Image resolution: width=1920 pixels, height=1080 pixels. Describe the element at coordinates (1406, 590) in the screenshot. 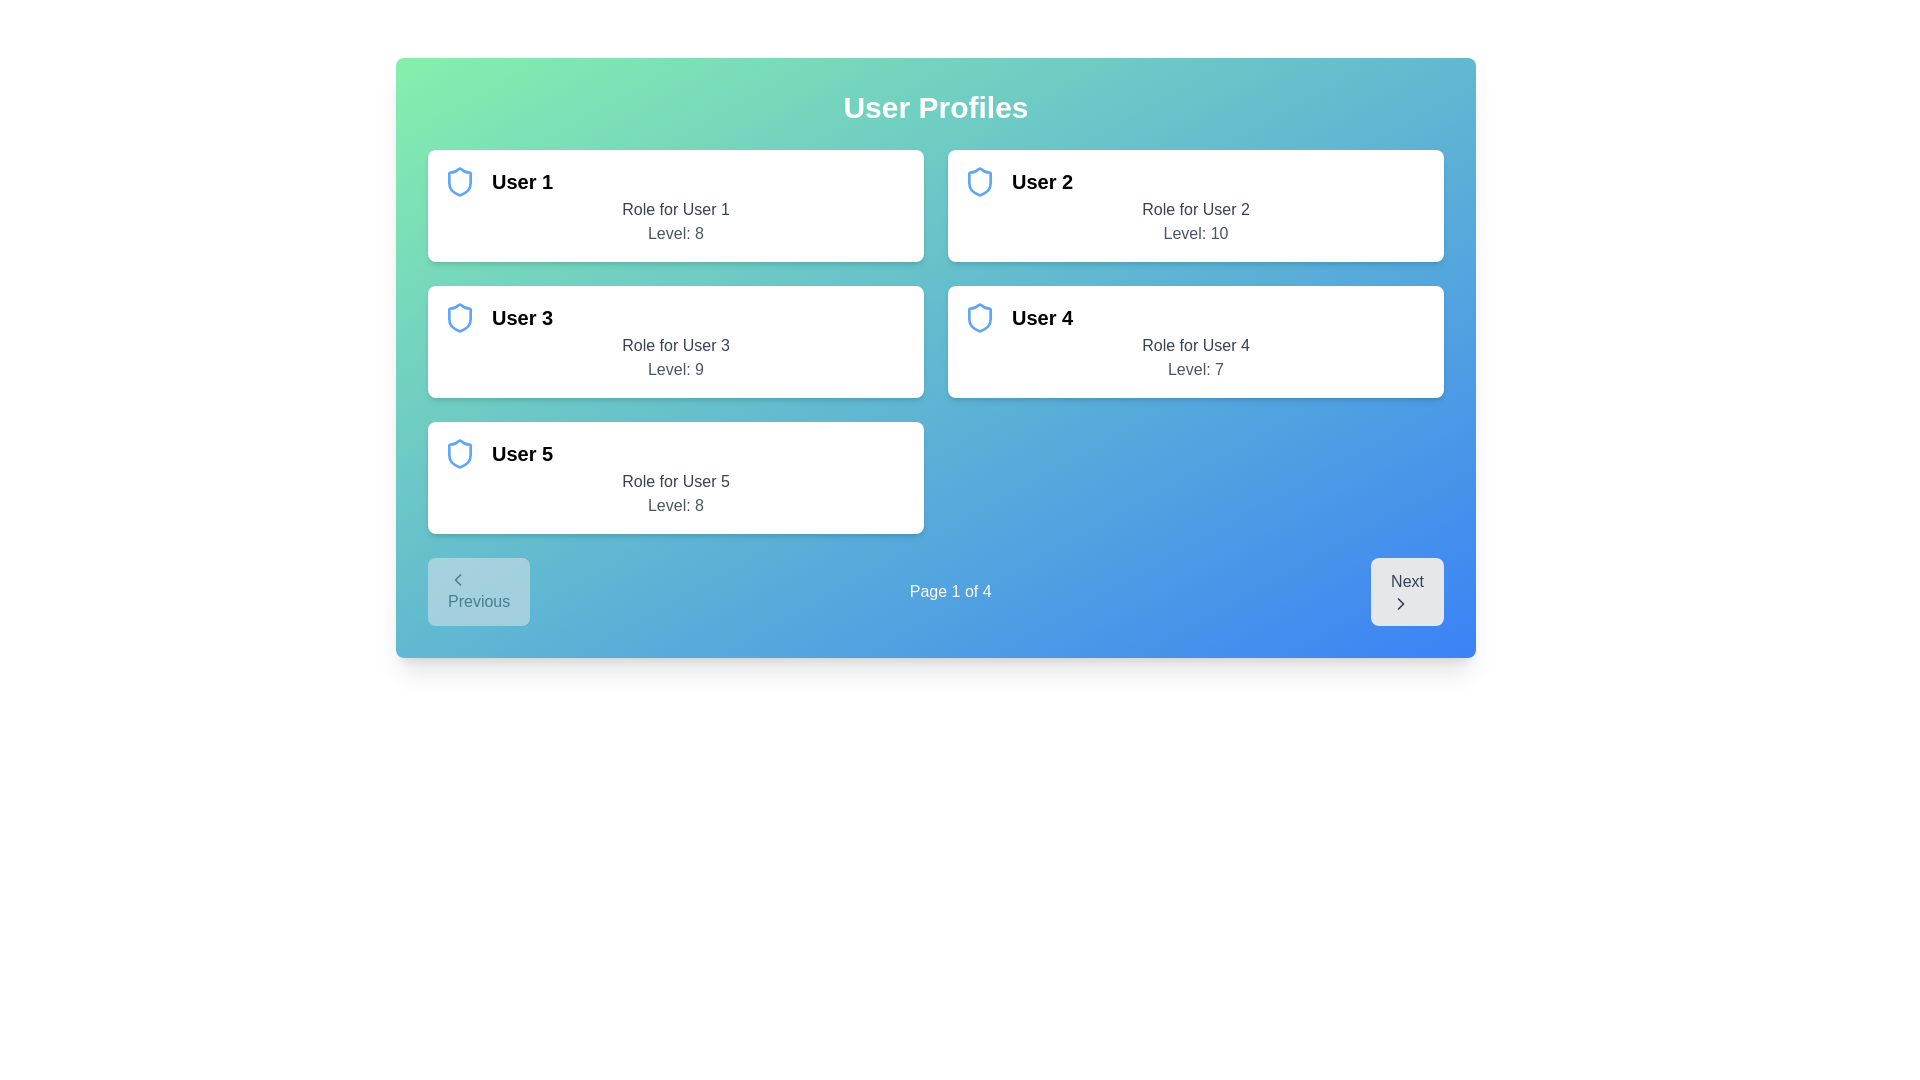

I see `the 'Next' button located in the bottom-right corner of the page` at that location.